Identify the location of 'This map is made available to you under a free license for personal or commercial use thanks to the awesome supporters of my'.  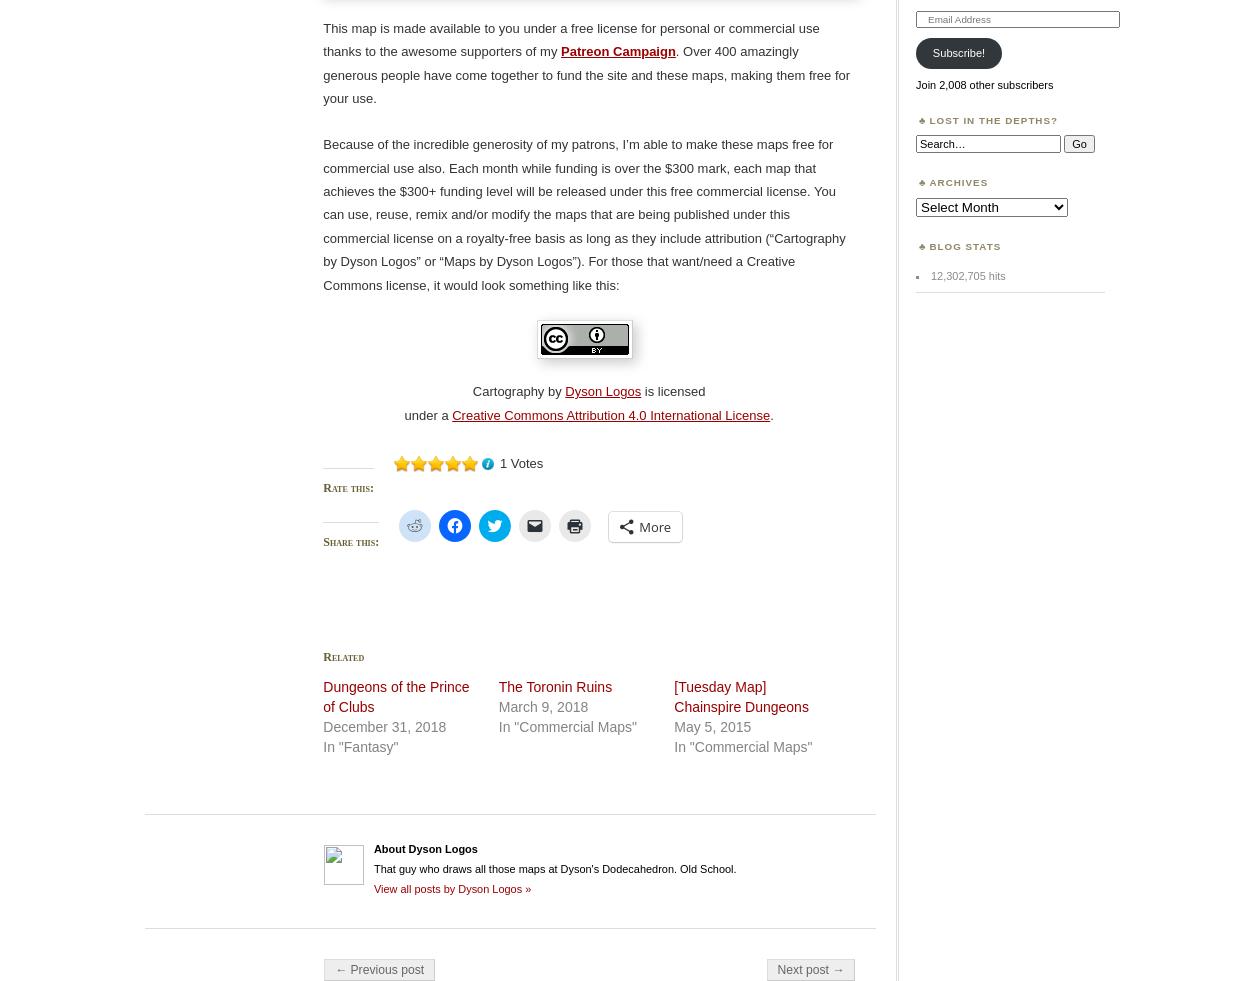
(570, 38).